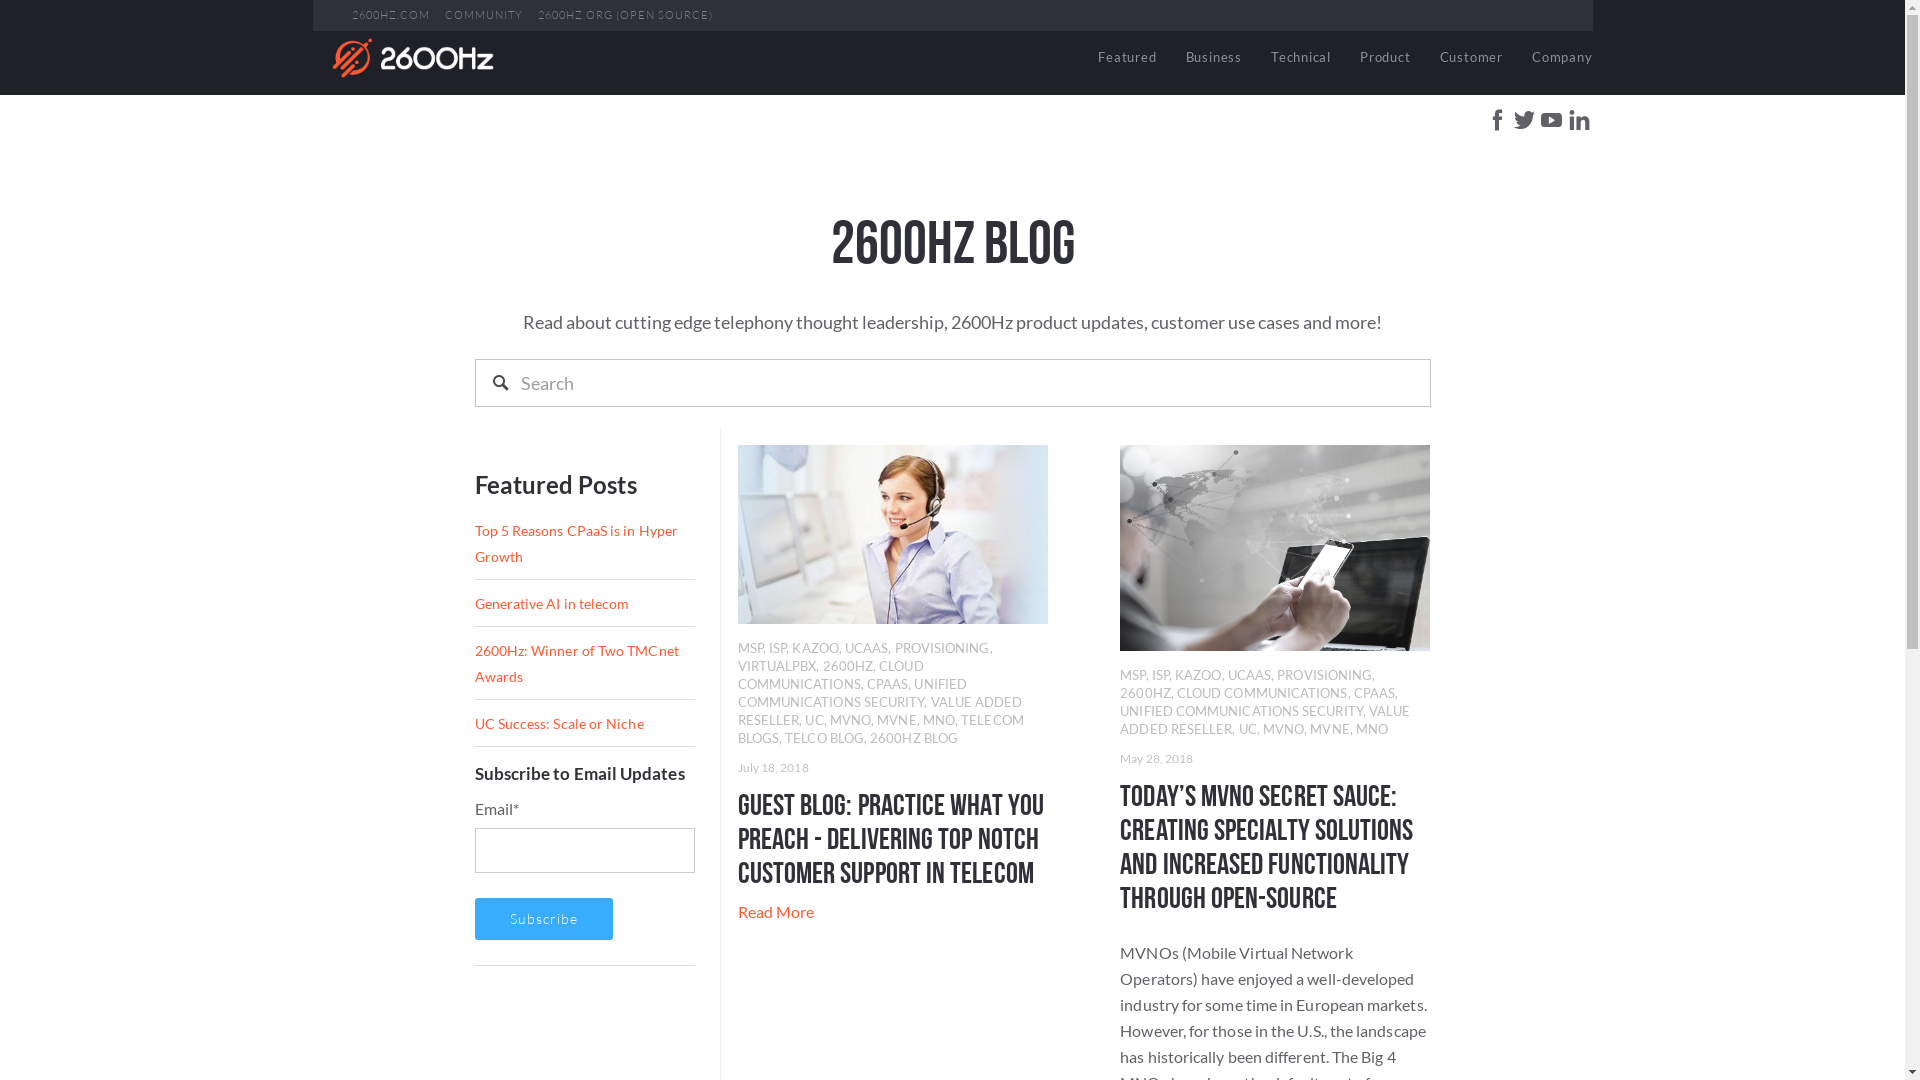  Describe the element at coordinates (1083, 57) in the screenshot. I see `'Featured'` at that location.